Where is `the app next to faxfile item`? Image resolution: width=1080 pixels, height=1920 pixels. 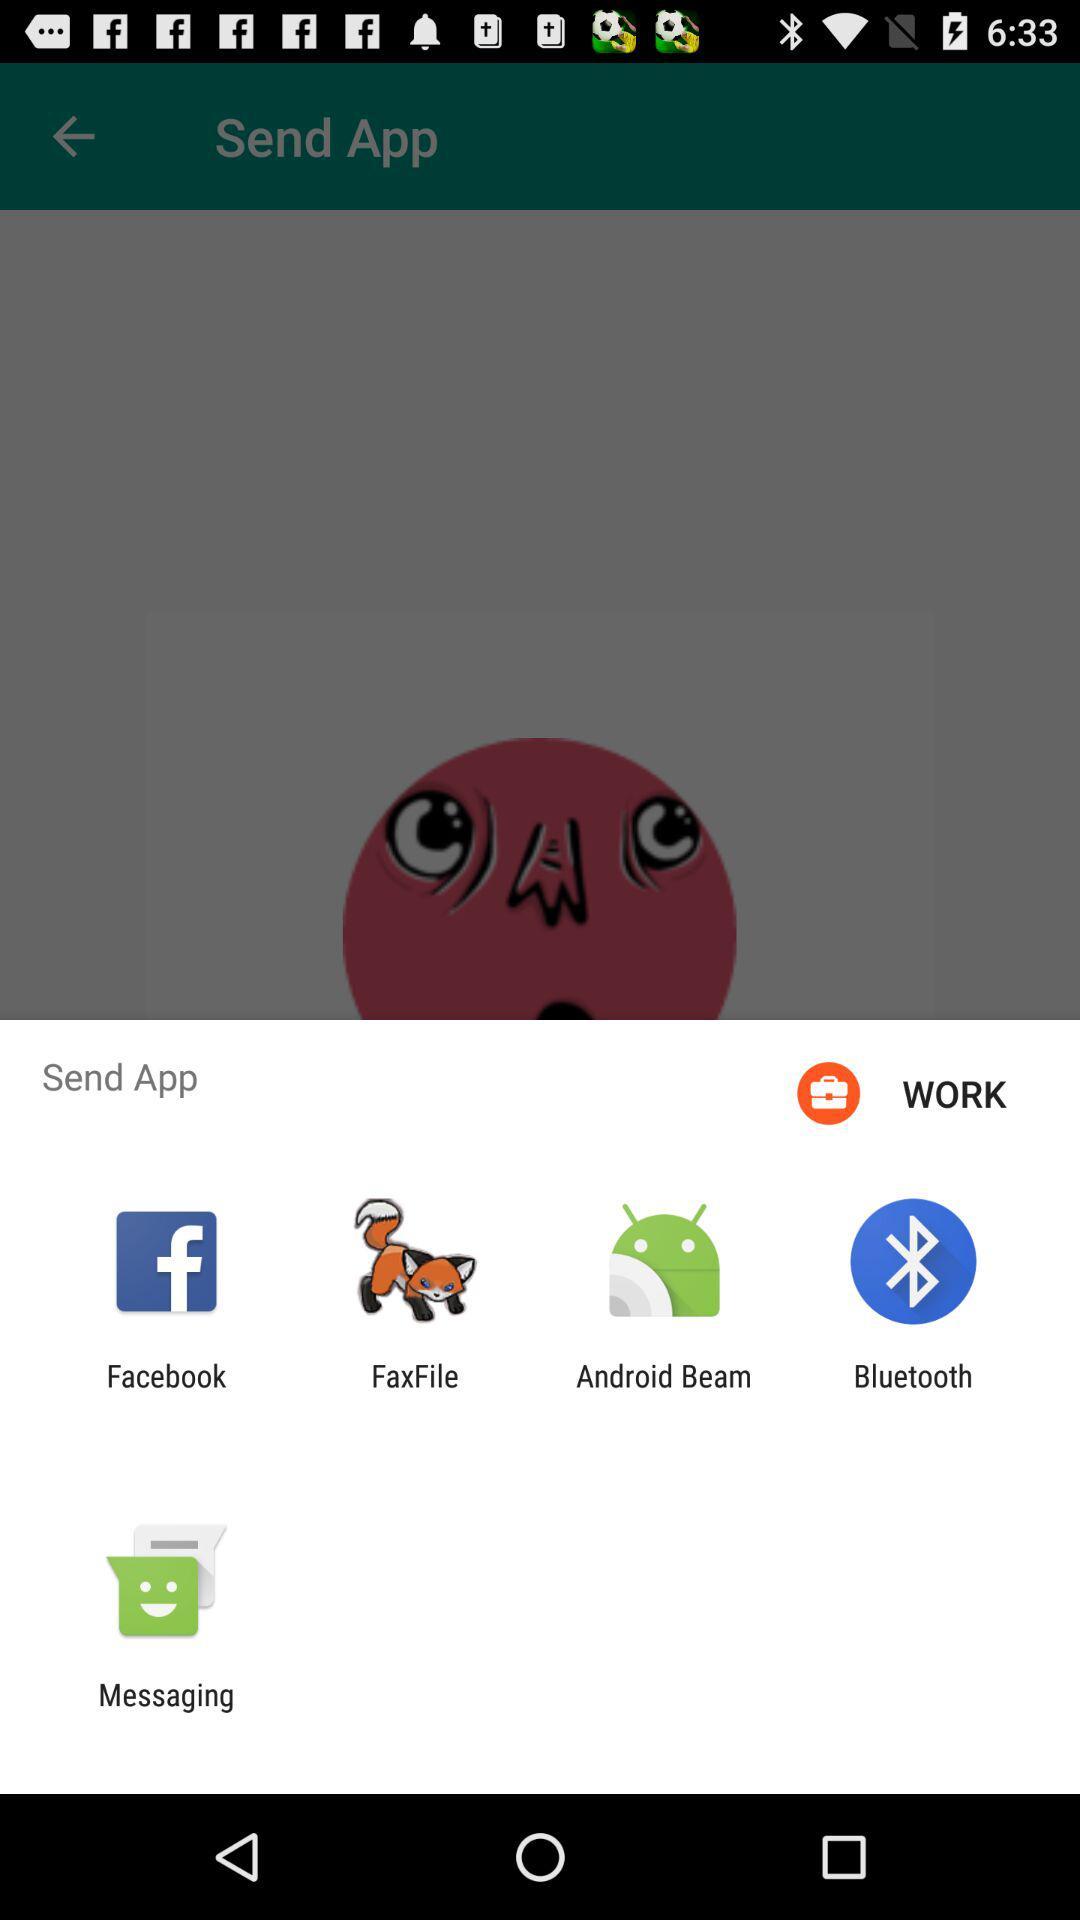
the app next to faxfile item is located at coordinates (165, 1392).